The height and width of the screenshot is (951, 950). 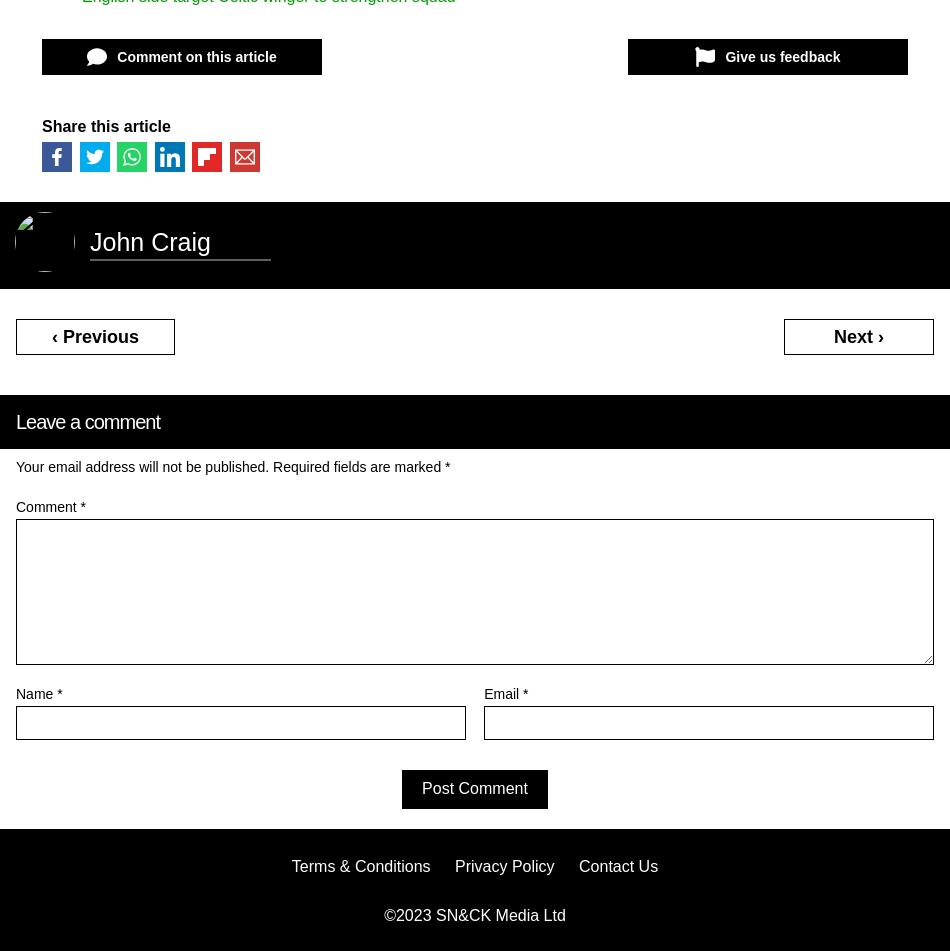 What do you see at coordinates (142, 465) in the screenshot?
I see `'Your email address will not be published.'` at bounding box center [142, 465].